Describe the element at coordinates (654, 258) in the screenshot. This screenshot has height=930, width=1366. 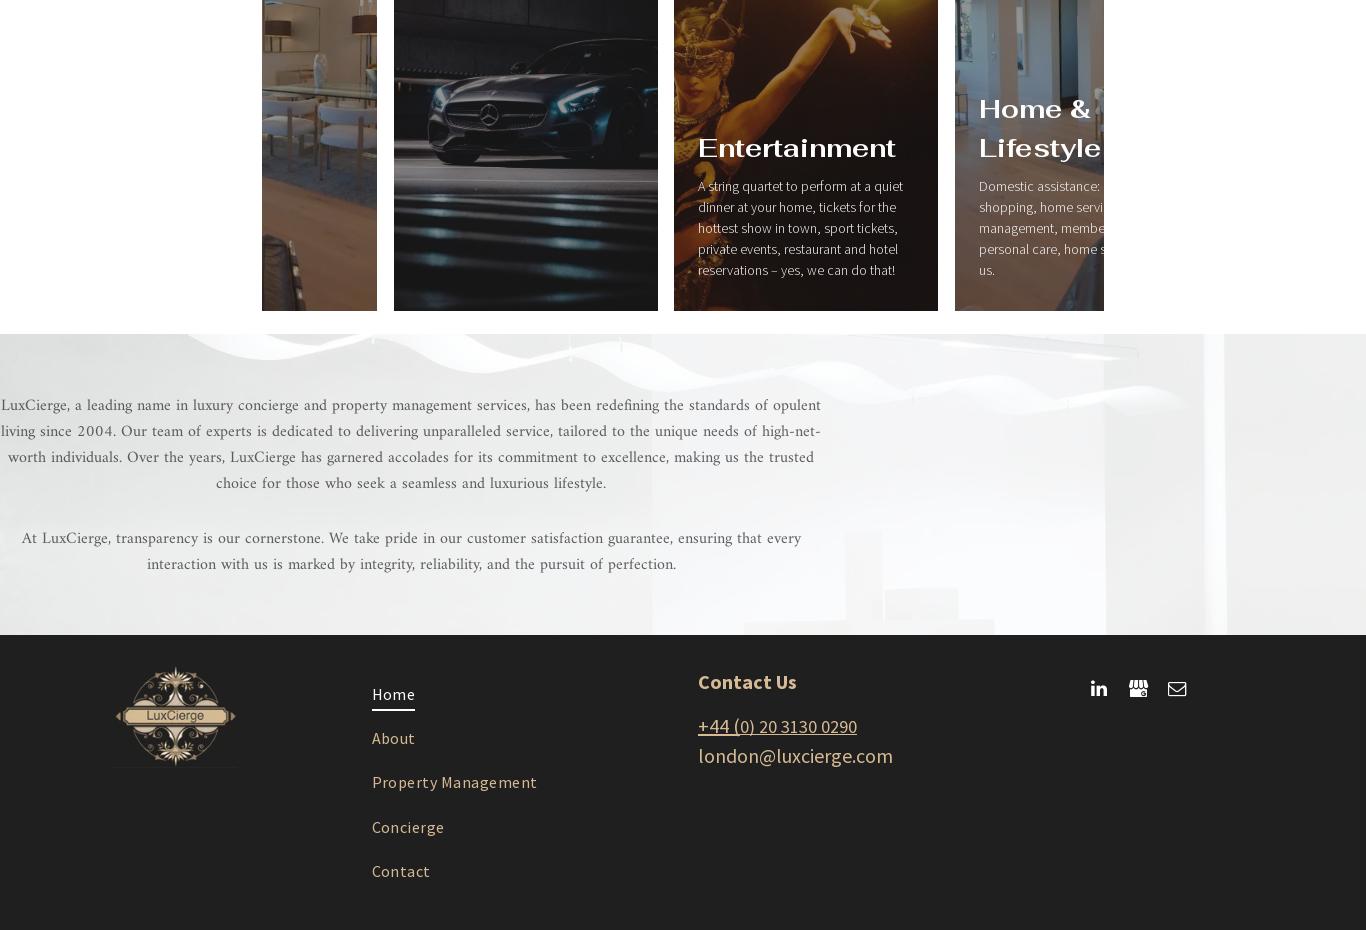
I see `'Business & Travel'` at that location.